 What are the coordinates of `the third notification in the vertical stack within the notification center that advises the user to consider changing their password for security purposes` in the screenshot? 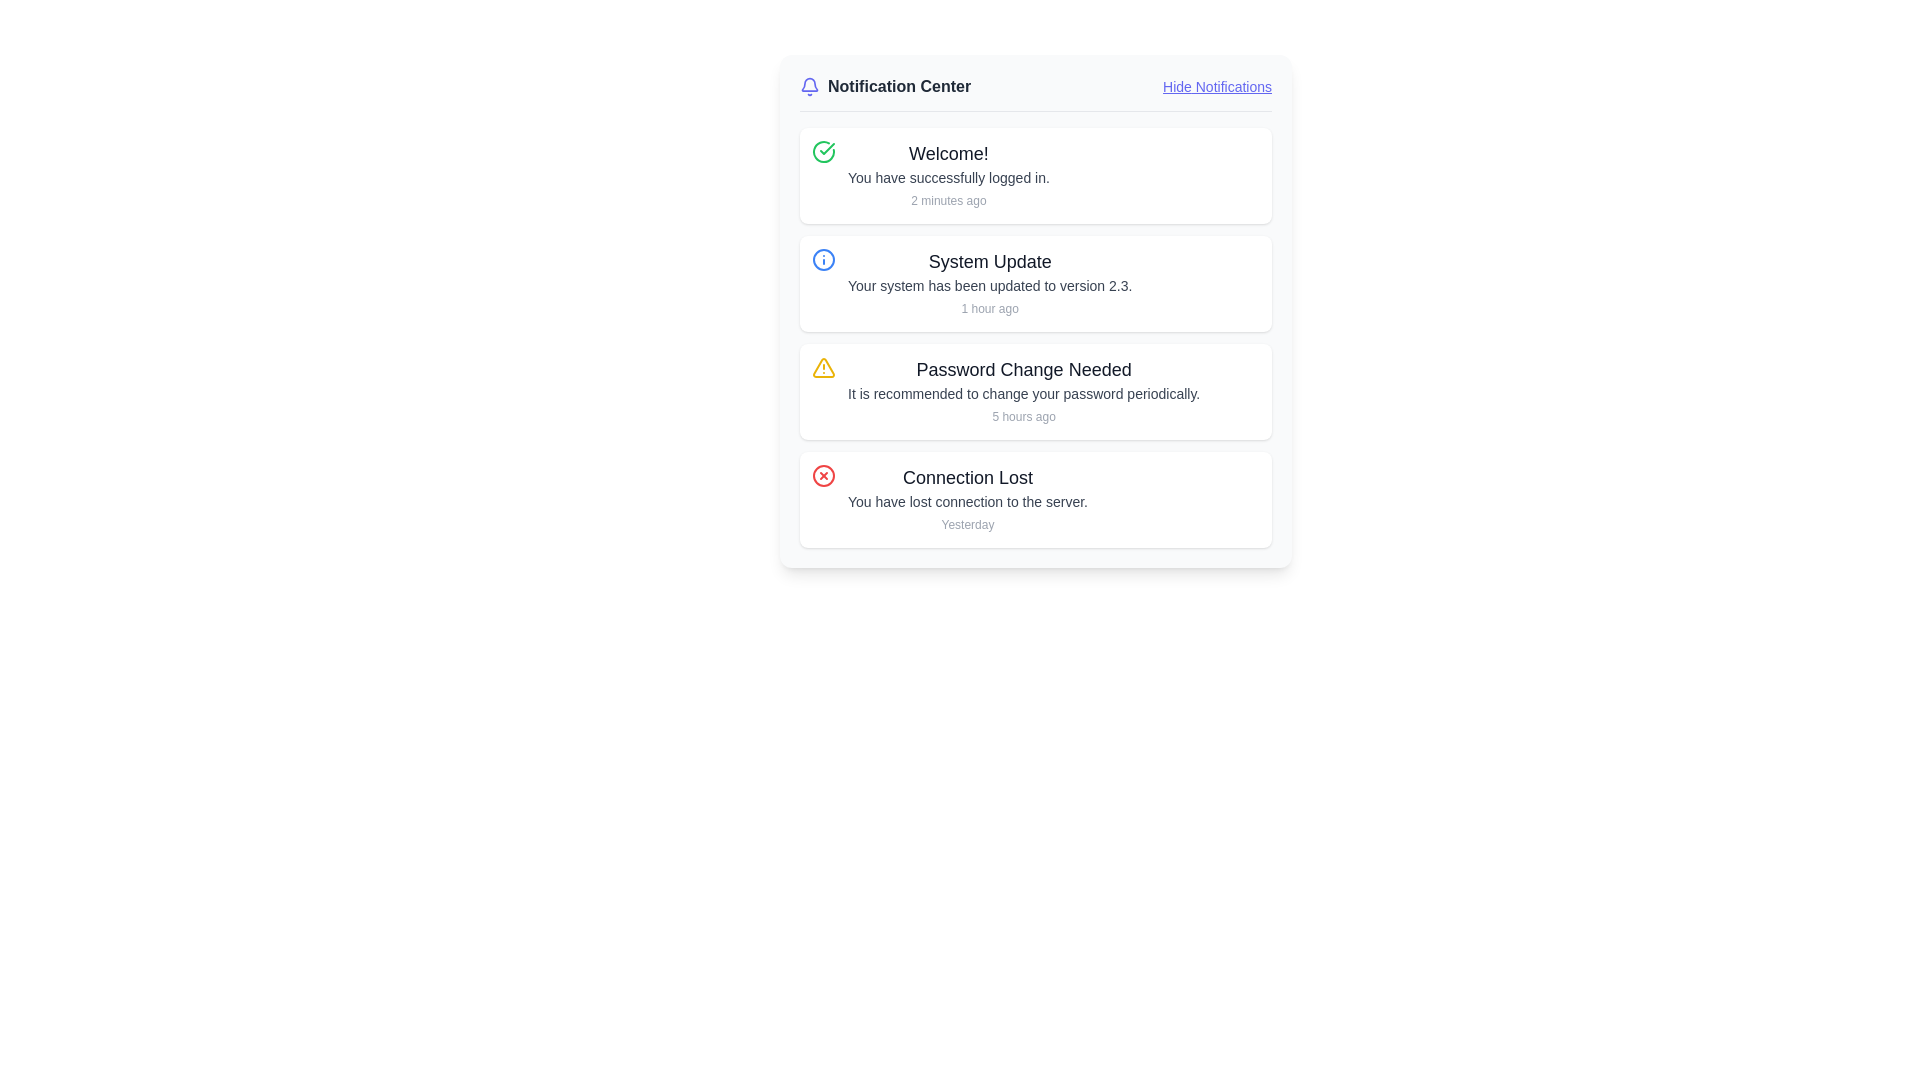 It's located at (1024, 392).